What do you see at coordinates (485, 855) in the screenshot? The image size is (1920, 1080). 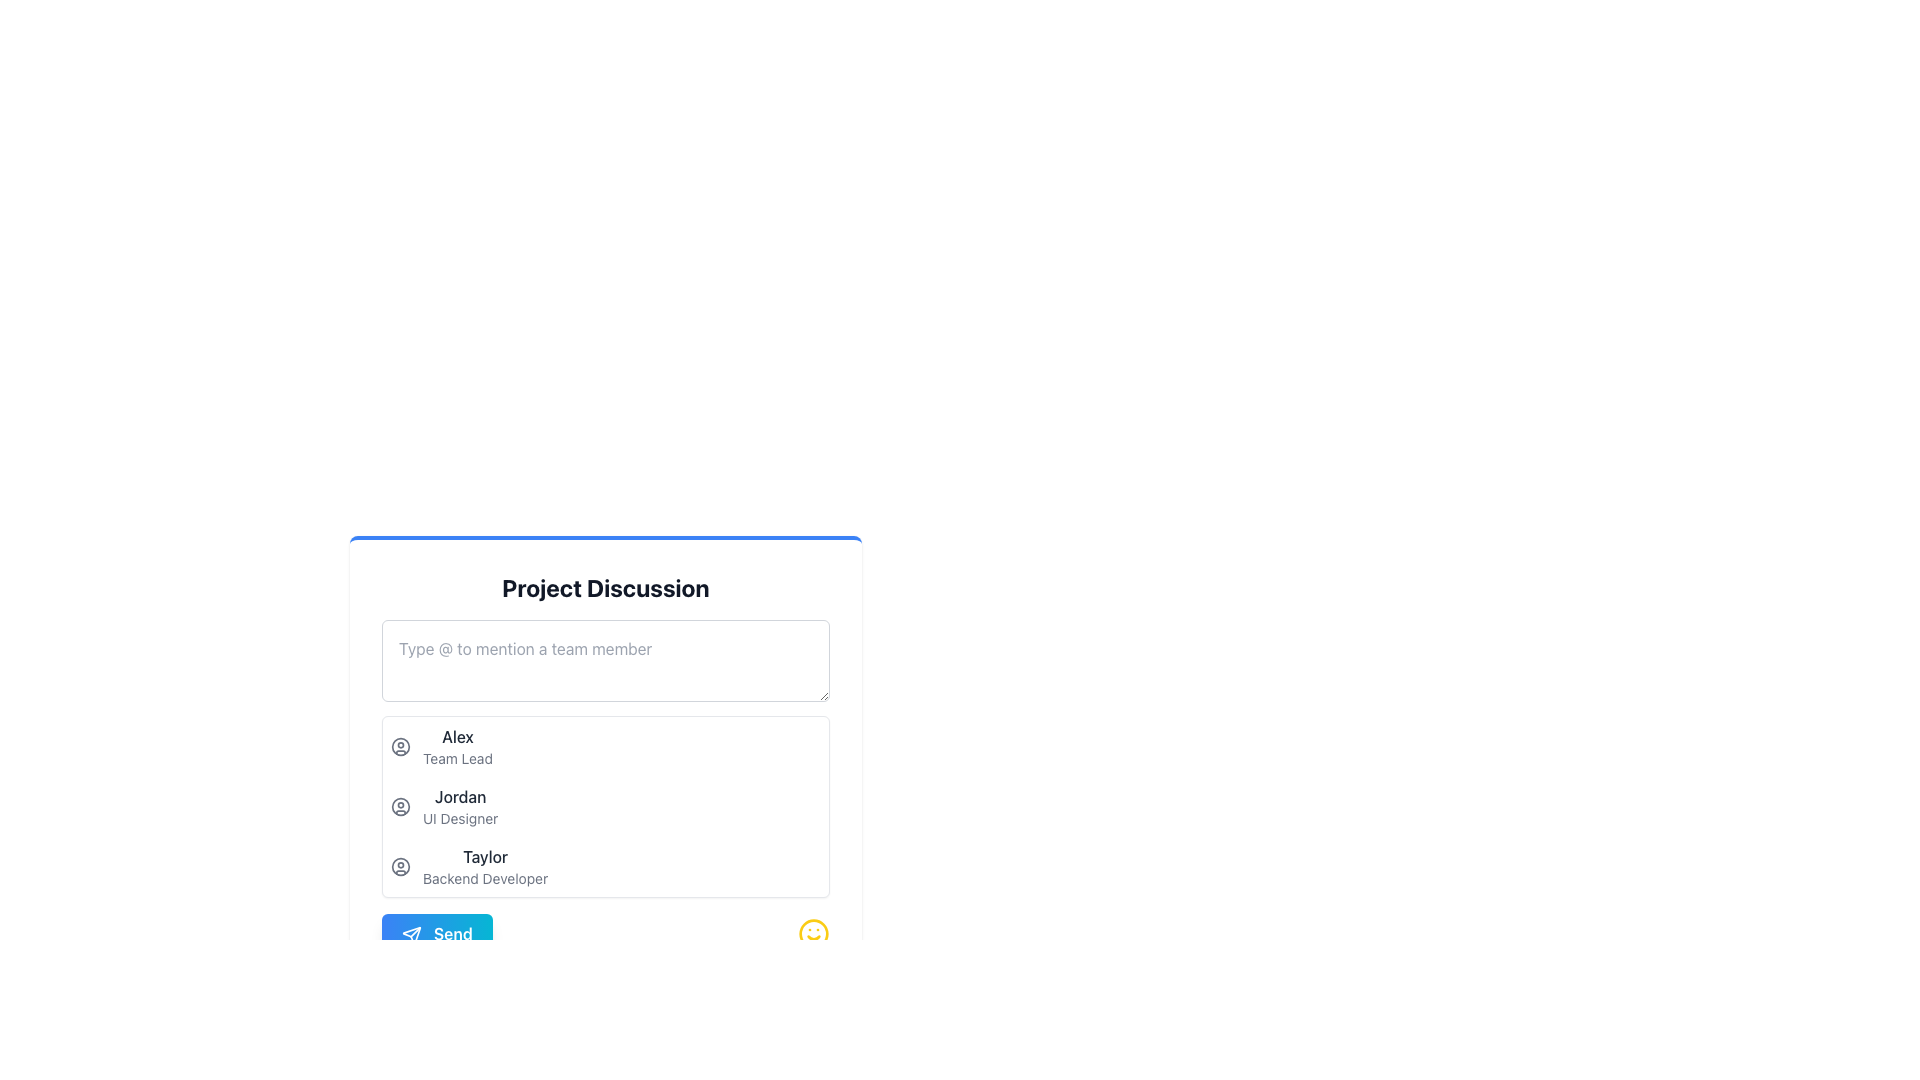 I see `the Text Label displaying 'Taylor' located above the label 'Backend Developer' in the team members list under 'Project Discussion'` at bounding box center [485, 855].